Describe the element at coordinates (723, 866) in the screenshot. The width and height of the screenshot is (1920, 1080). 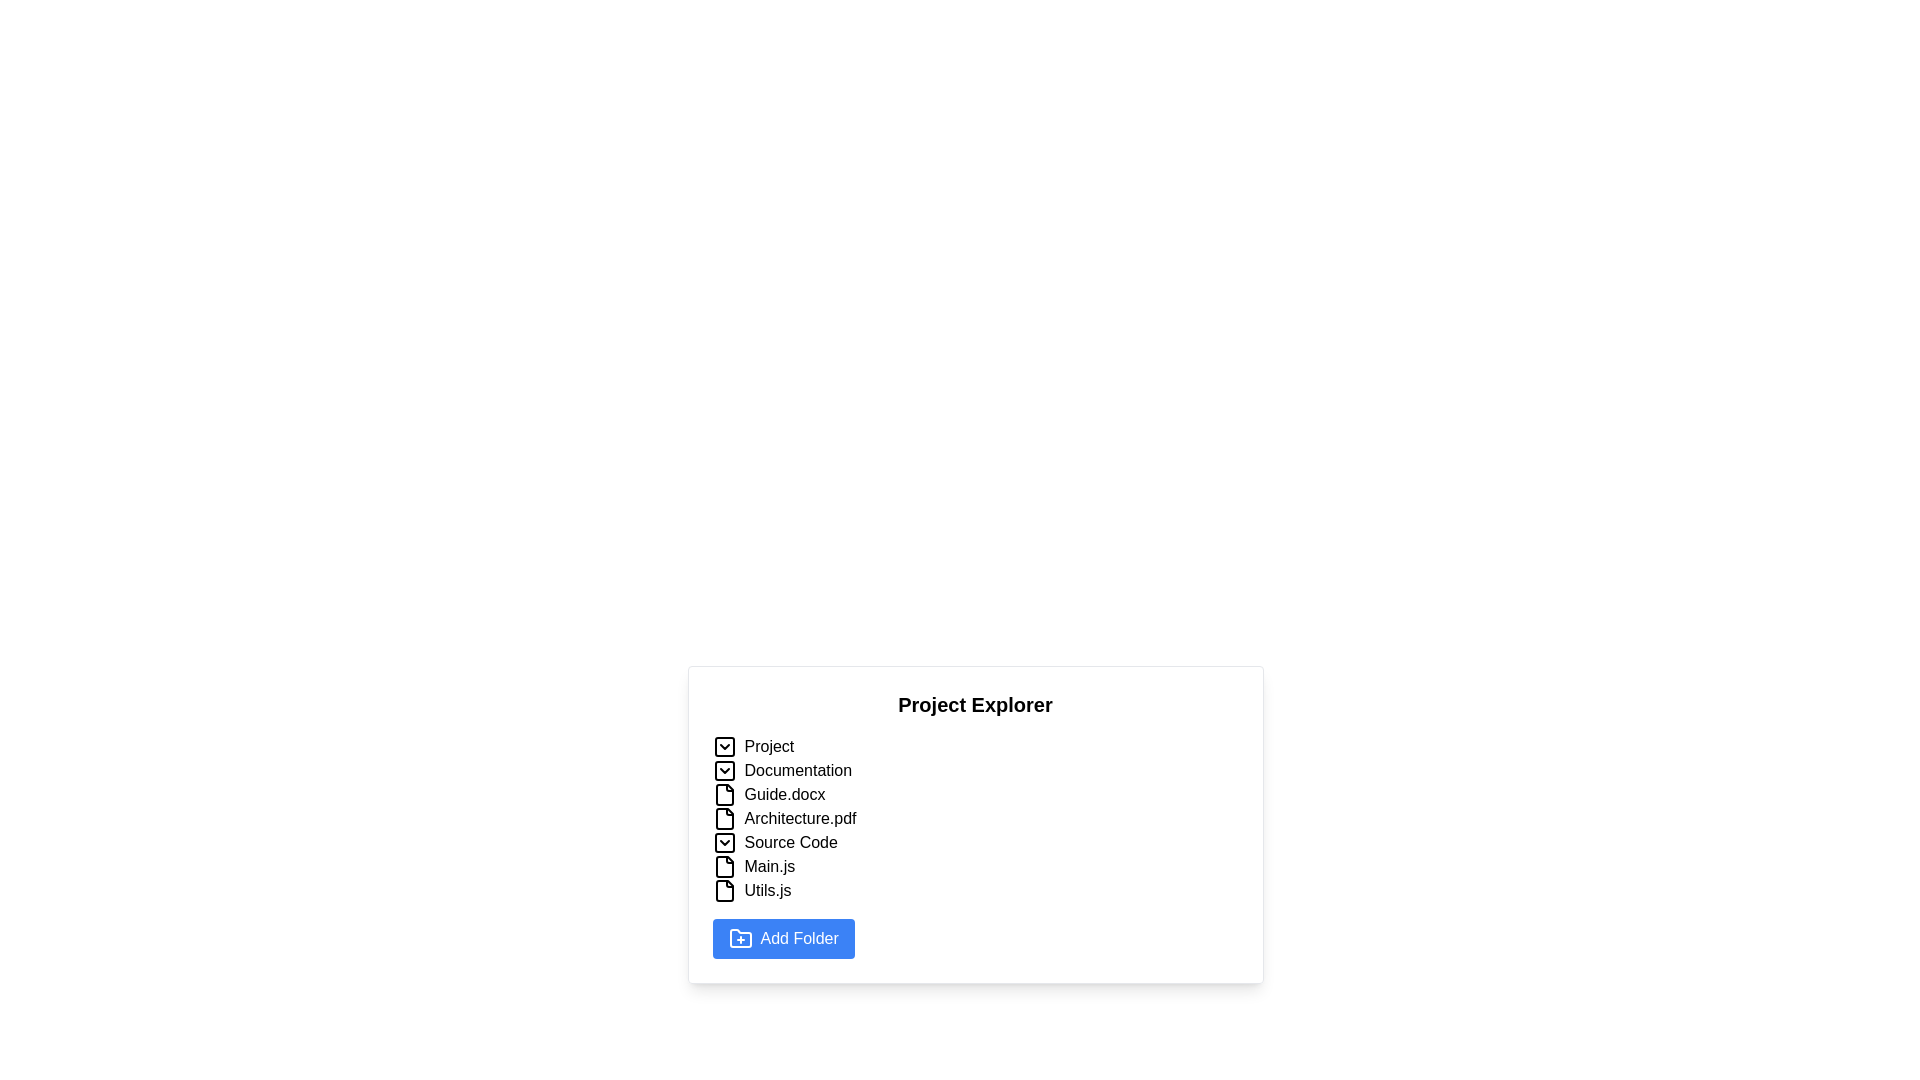
I see `the small black file sheet icon located` at that location.